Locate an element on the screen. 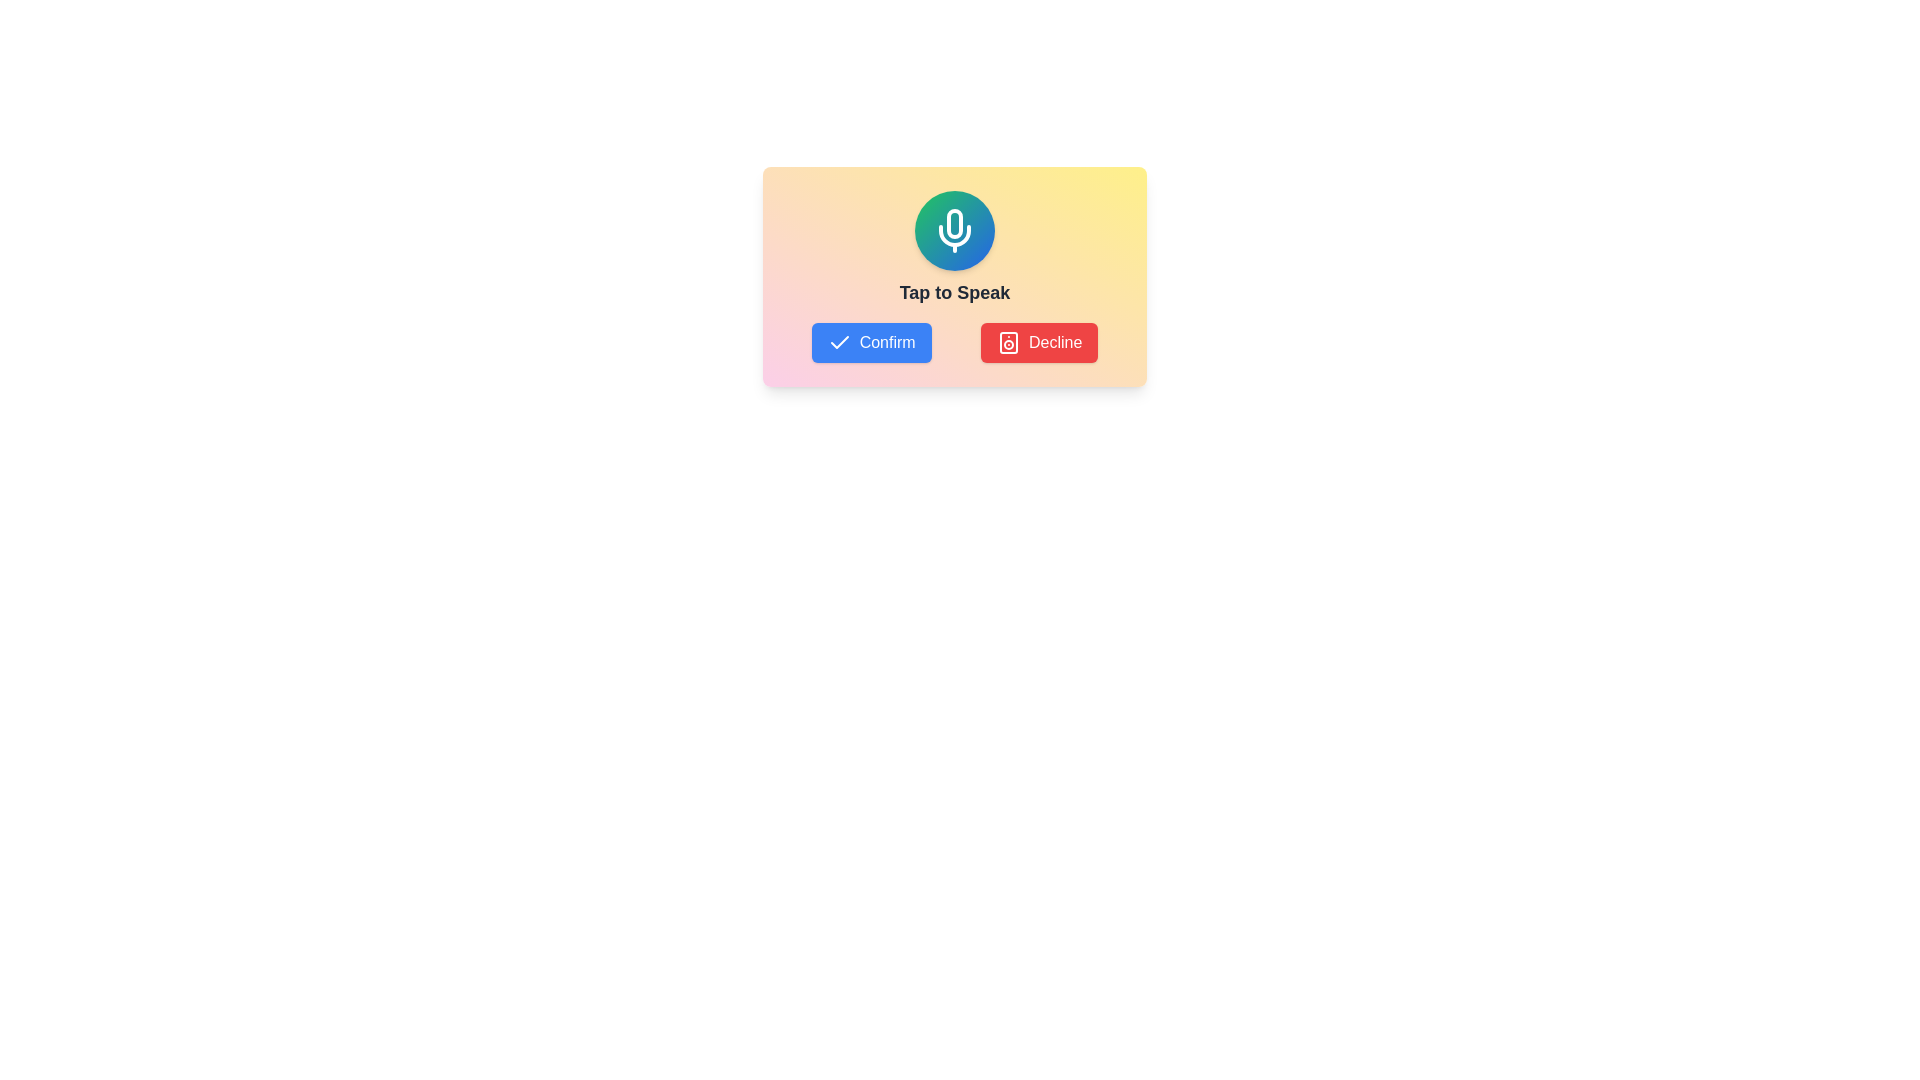  the speaker icon located within the red 'Decline' button at the bottom right of the modal labeled 'Tap to Speak' is located at coordinates (1008, 342).